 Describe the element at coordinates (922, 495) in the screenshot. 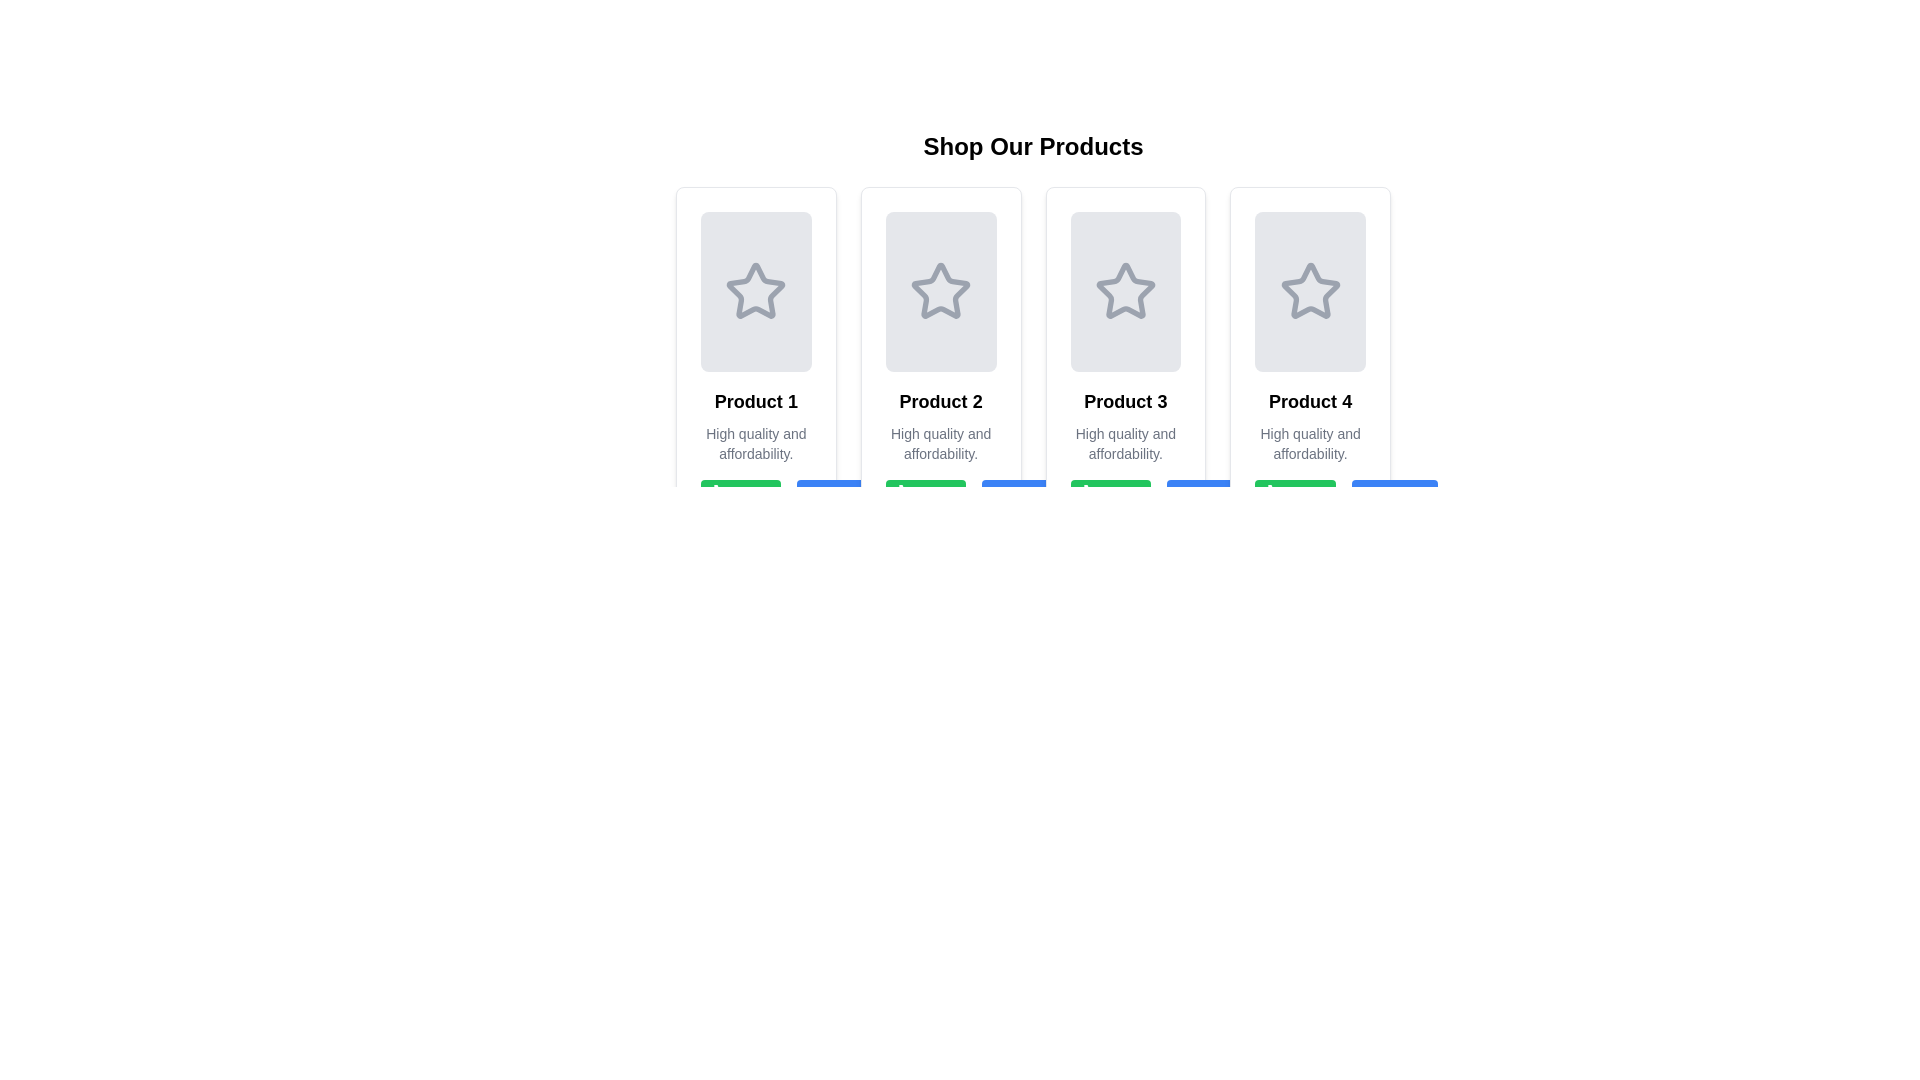

I see `the heart-shaped icon below the product name and image in the 'Product 2' card to favorite the product` at that location.